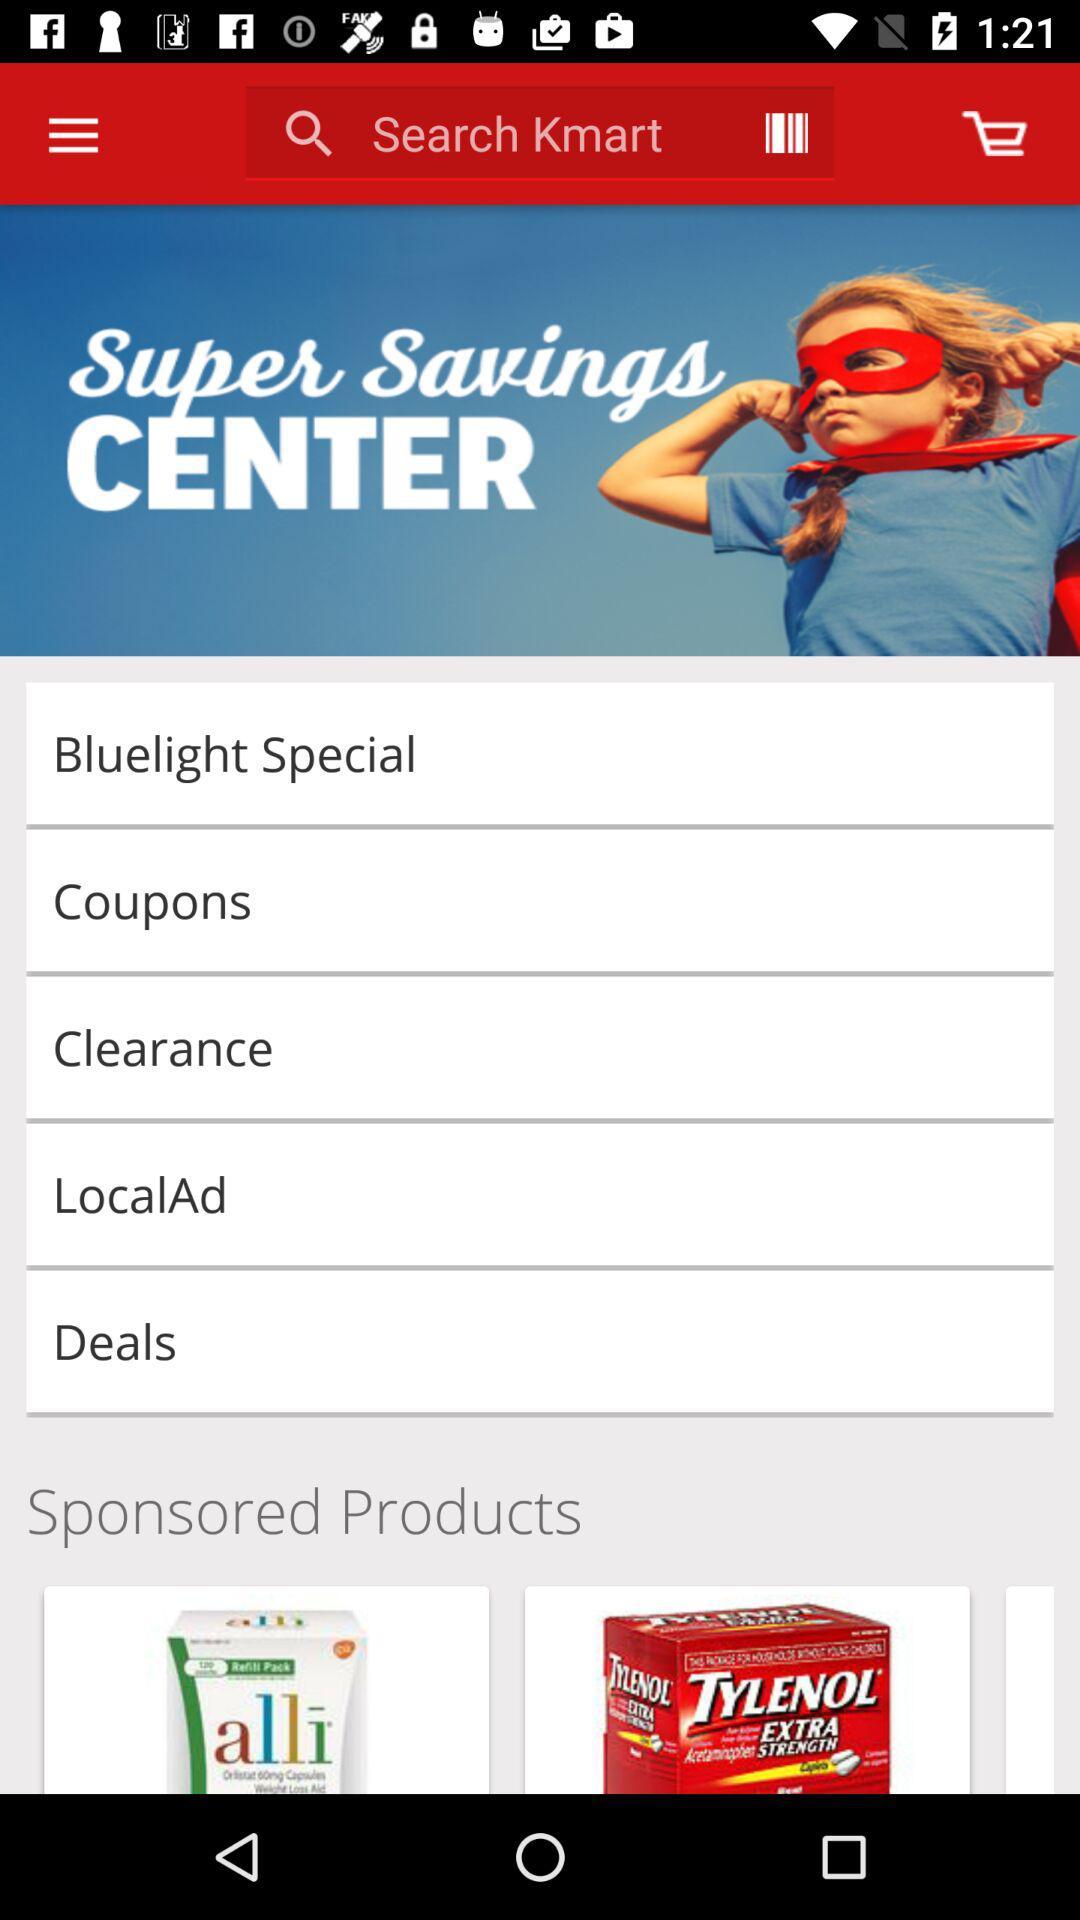 The image size is (1080, 1920). I want to click on shopping cart, so click(994, 132).